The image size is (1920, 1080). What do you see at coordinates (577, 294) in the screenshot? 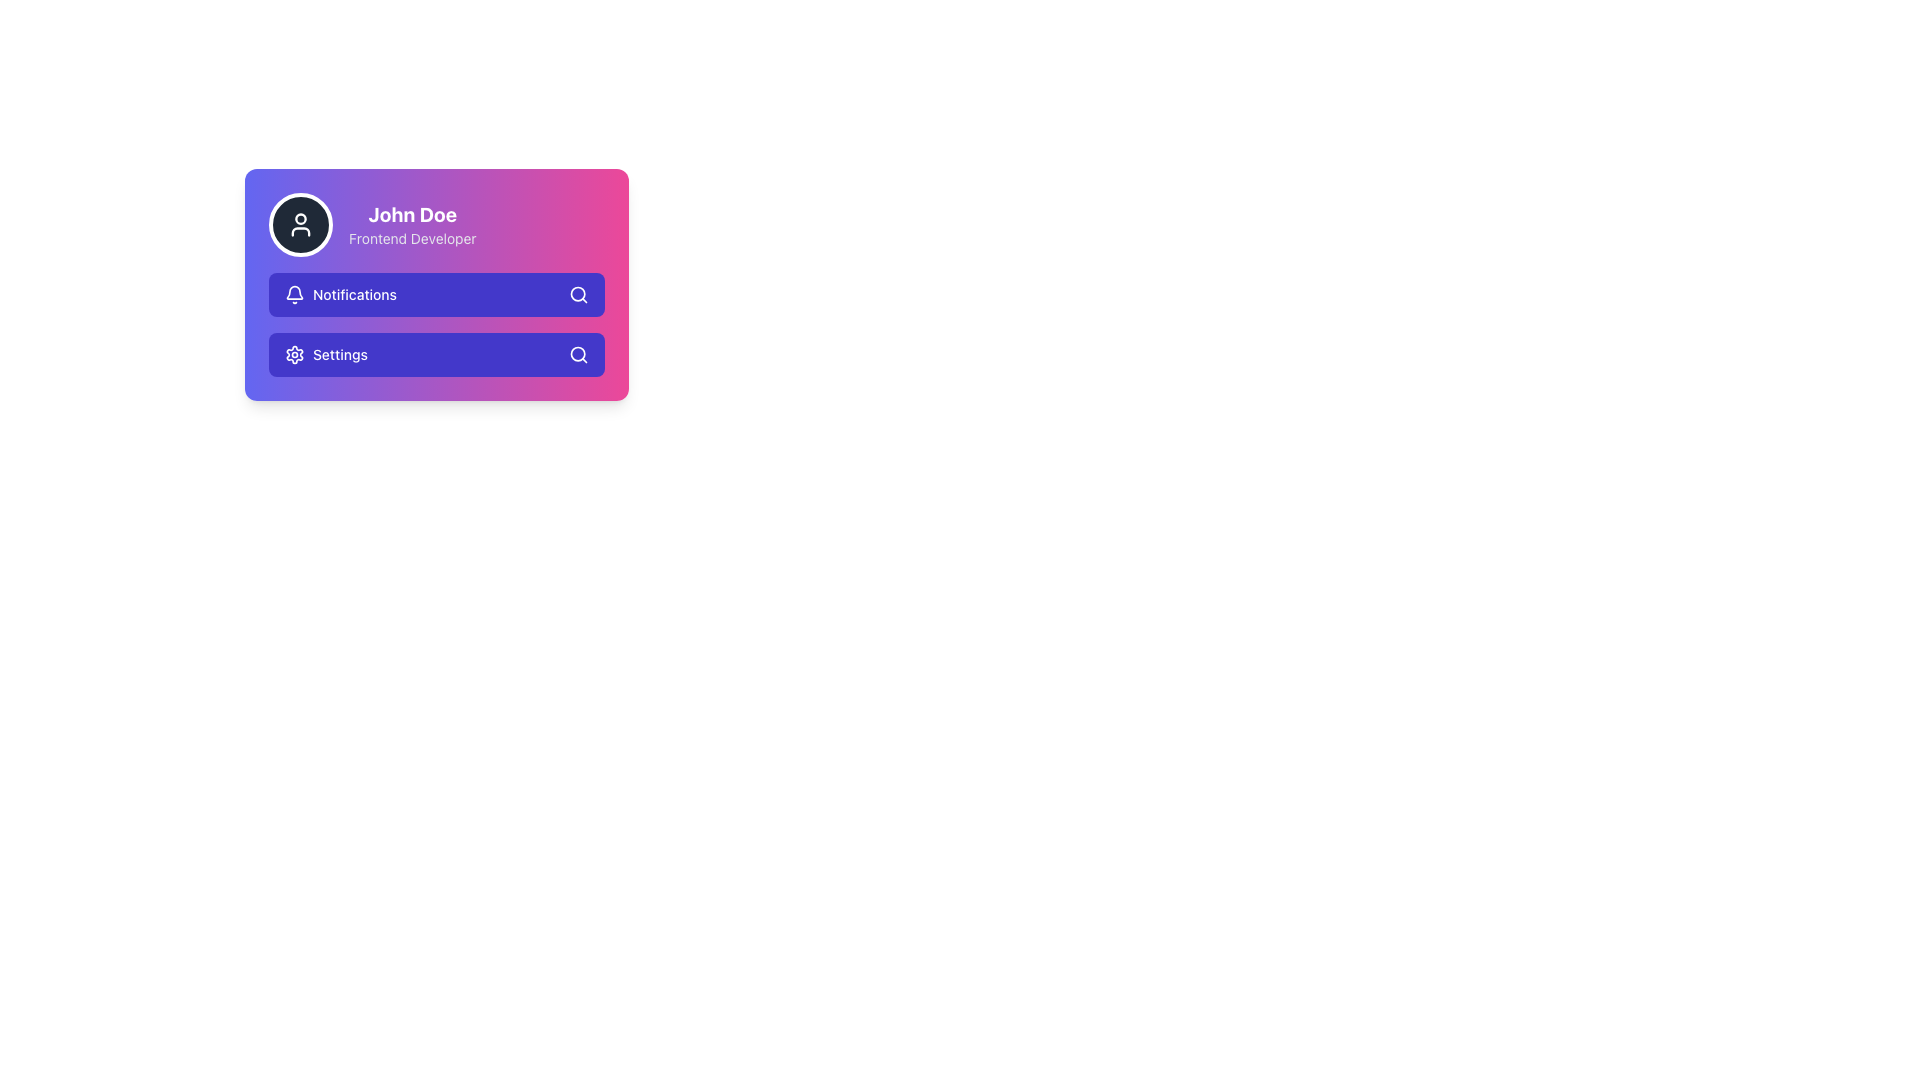
I see `the circular SVG element located near the top-right corner of the second blue rectangular button labeled 'Notifications'` at bounding box center [577, 294].